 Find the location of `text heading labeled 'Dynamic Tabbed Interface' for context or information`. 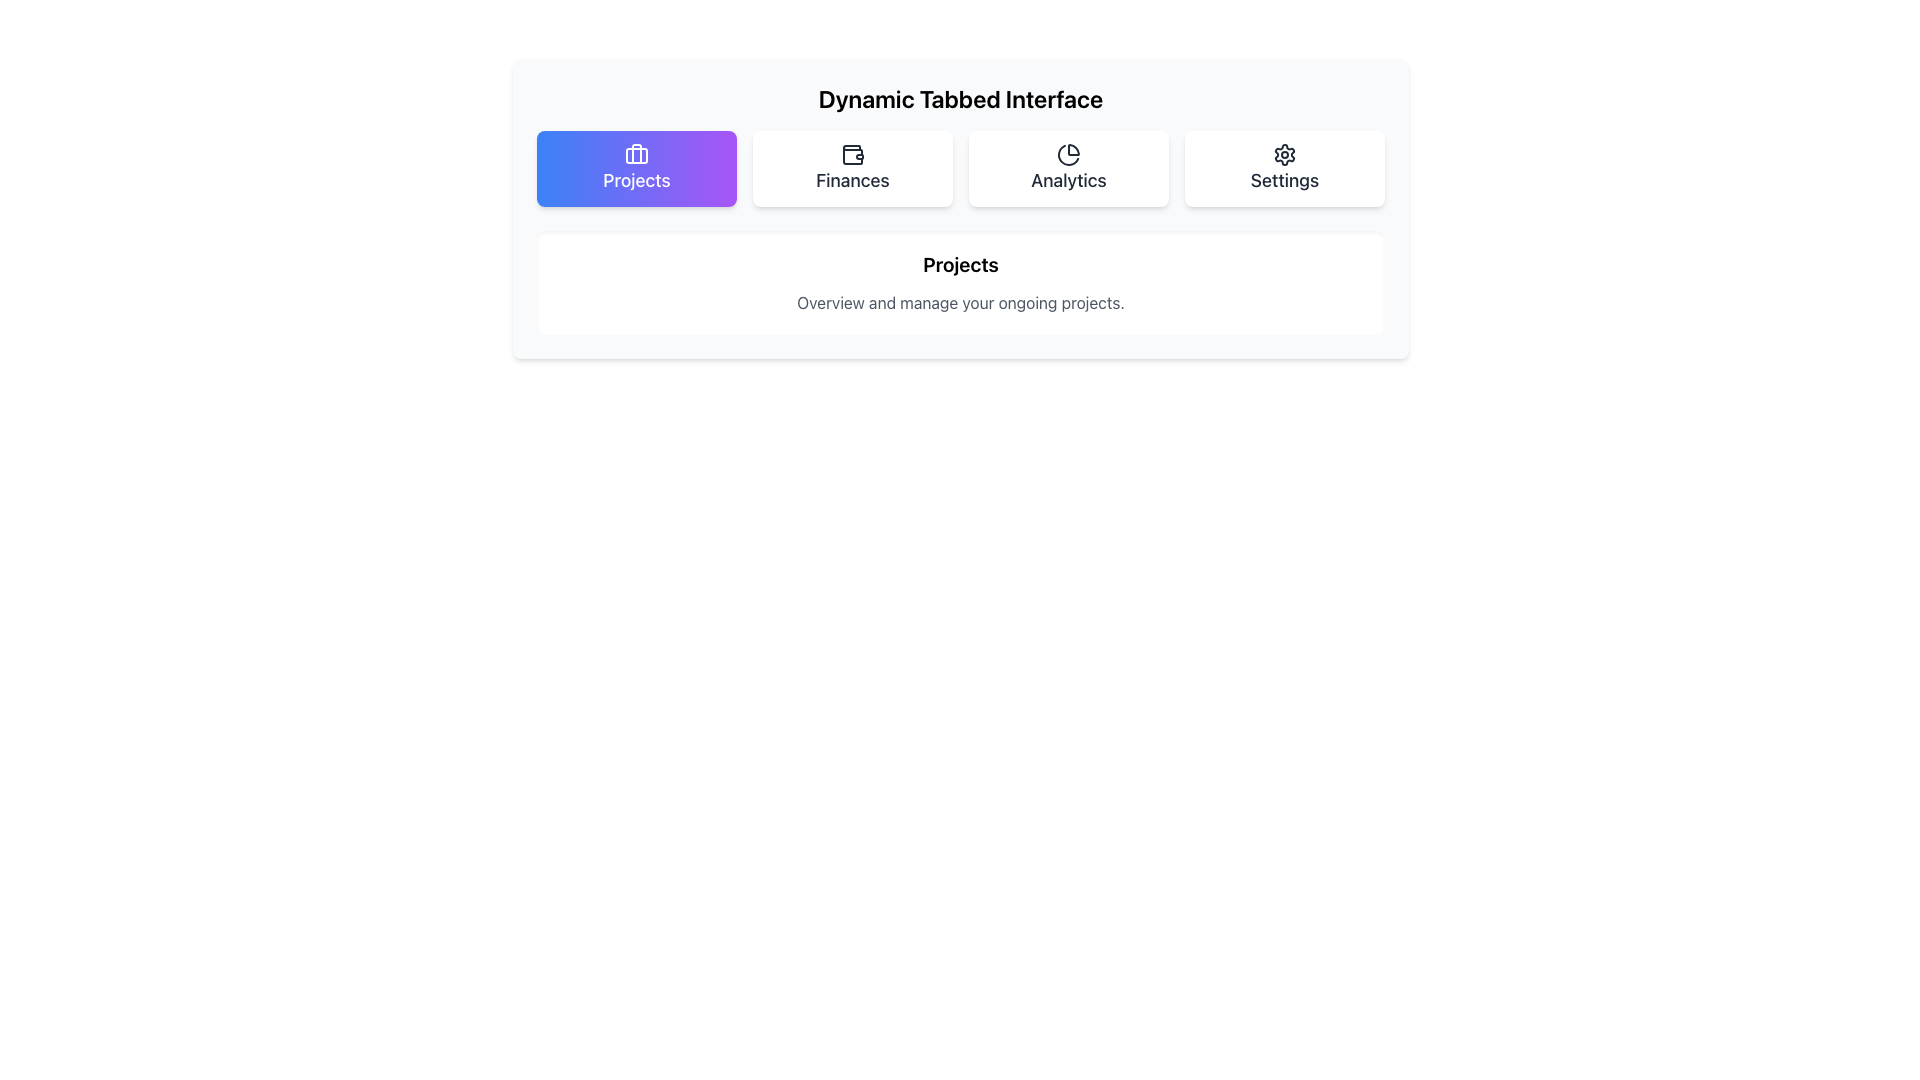

text heading labeled 'Dynamic Tabbed Interface' for context or information is located at coordinates (960, 99).